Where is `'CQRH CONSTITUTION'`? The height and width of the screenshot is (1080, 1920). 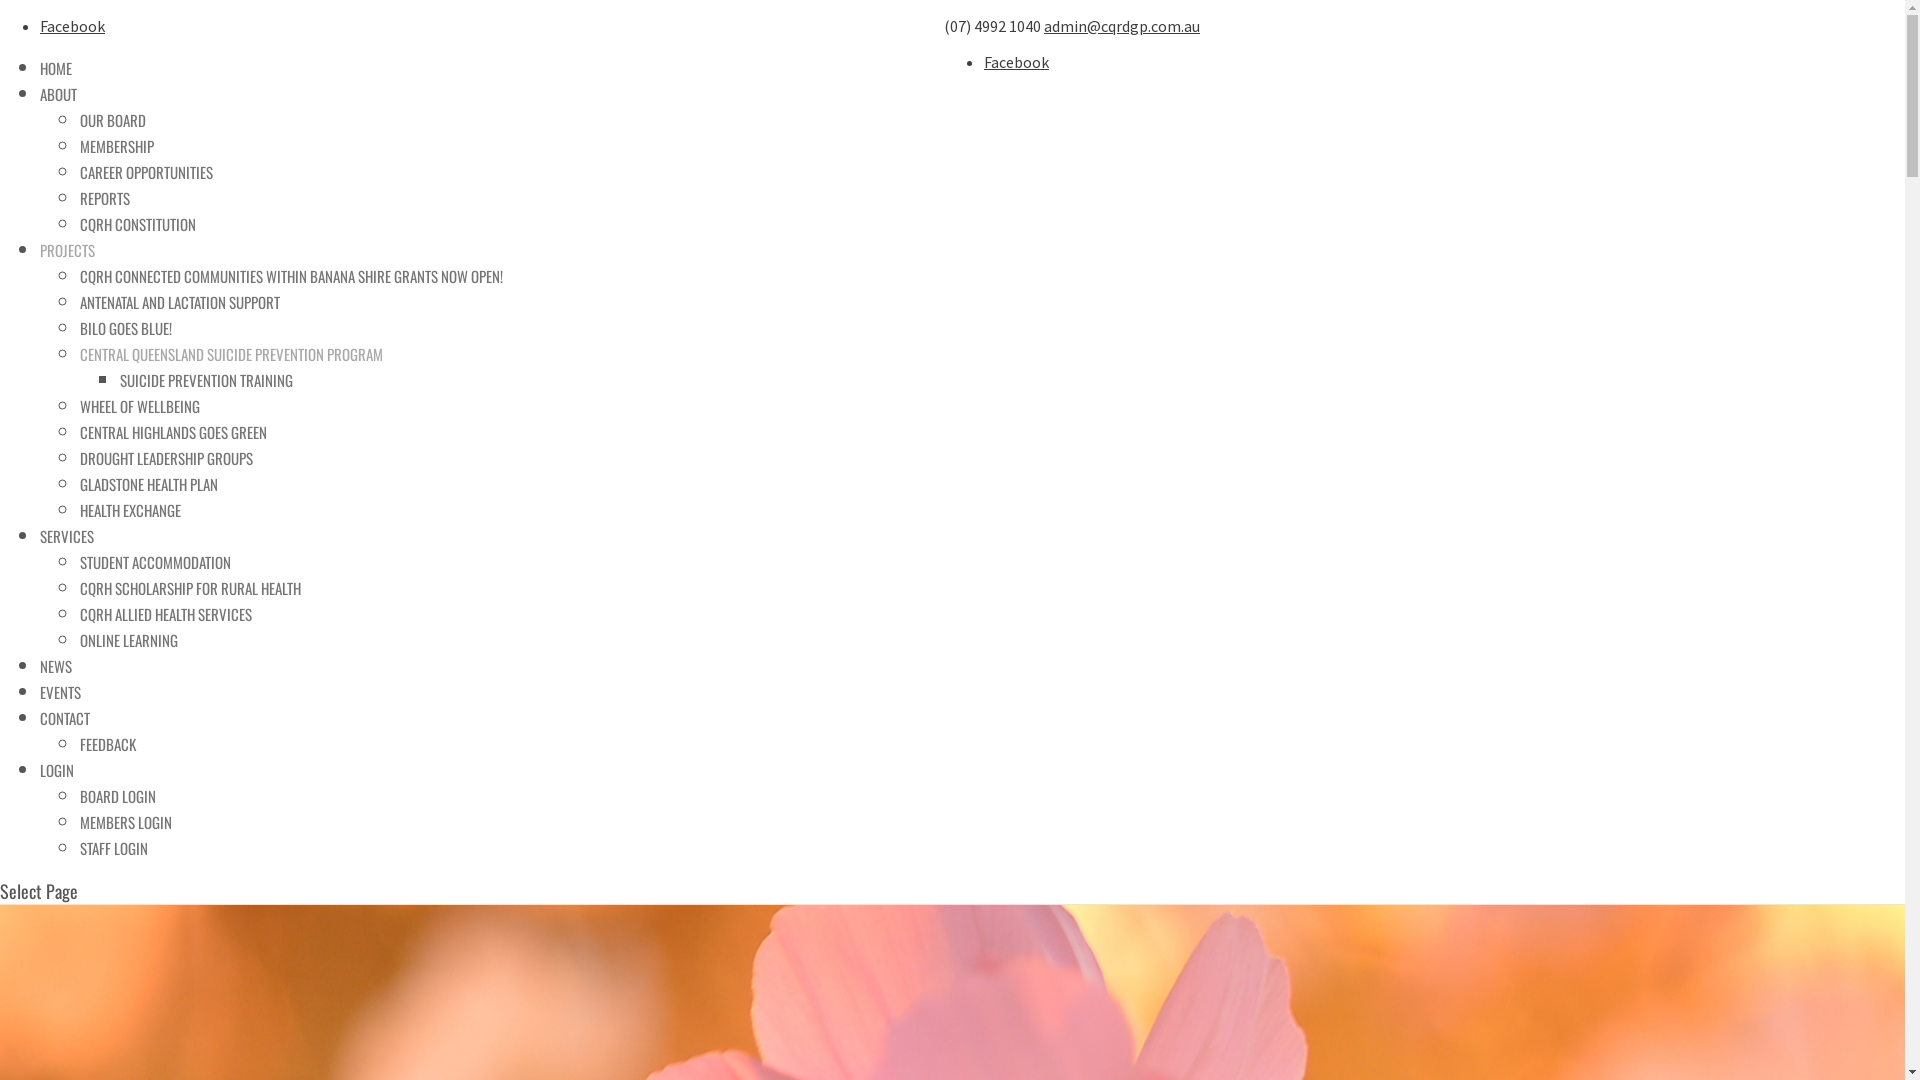
'CQRH CONSTITUTION' is located at coordinates (137, 223).